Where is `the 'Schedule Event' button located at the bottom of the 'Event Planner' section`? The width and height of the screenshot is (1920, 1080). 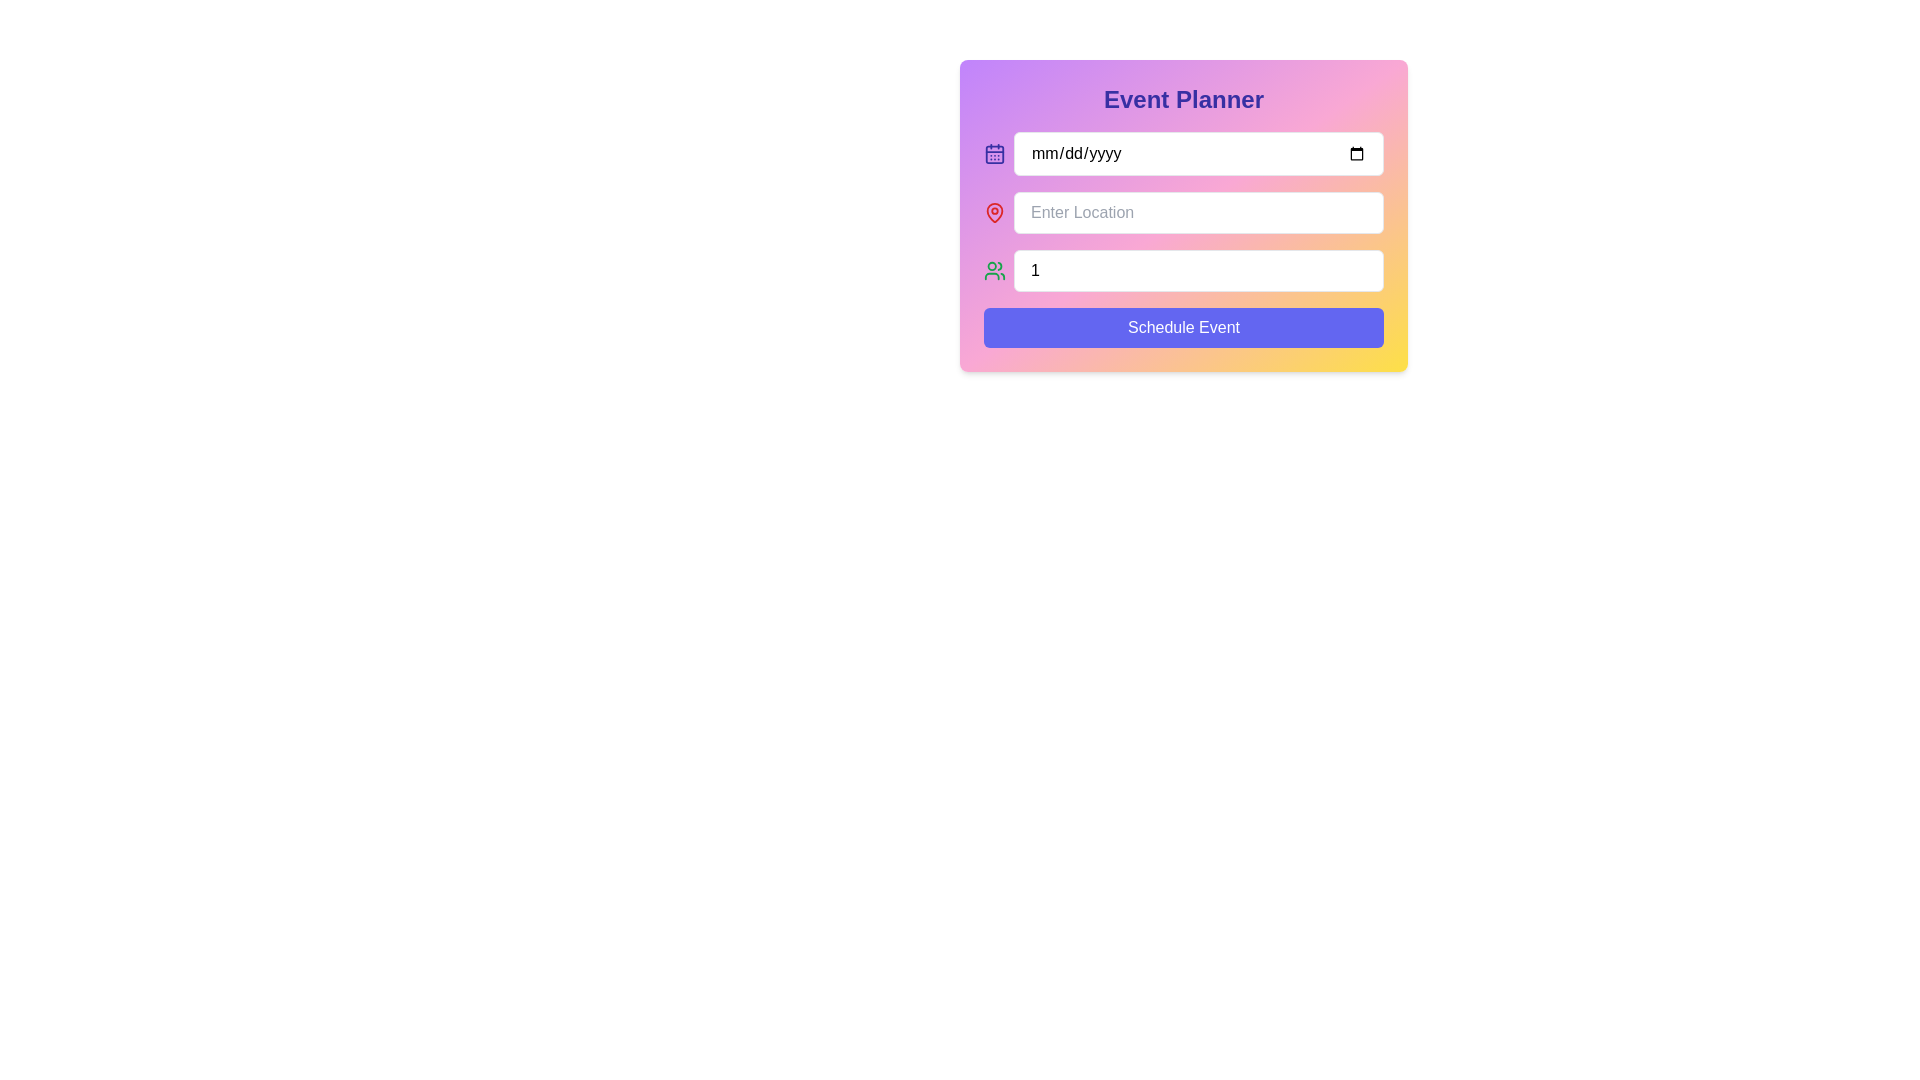 the 'Schedule Event' button located at the bottom of the 'Event Planner' section is located at coordinates (1184, 326).